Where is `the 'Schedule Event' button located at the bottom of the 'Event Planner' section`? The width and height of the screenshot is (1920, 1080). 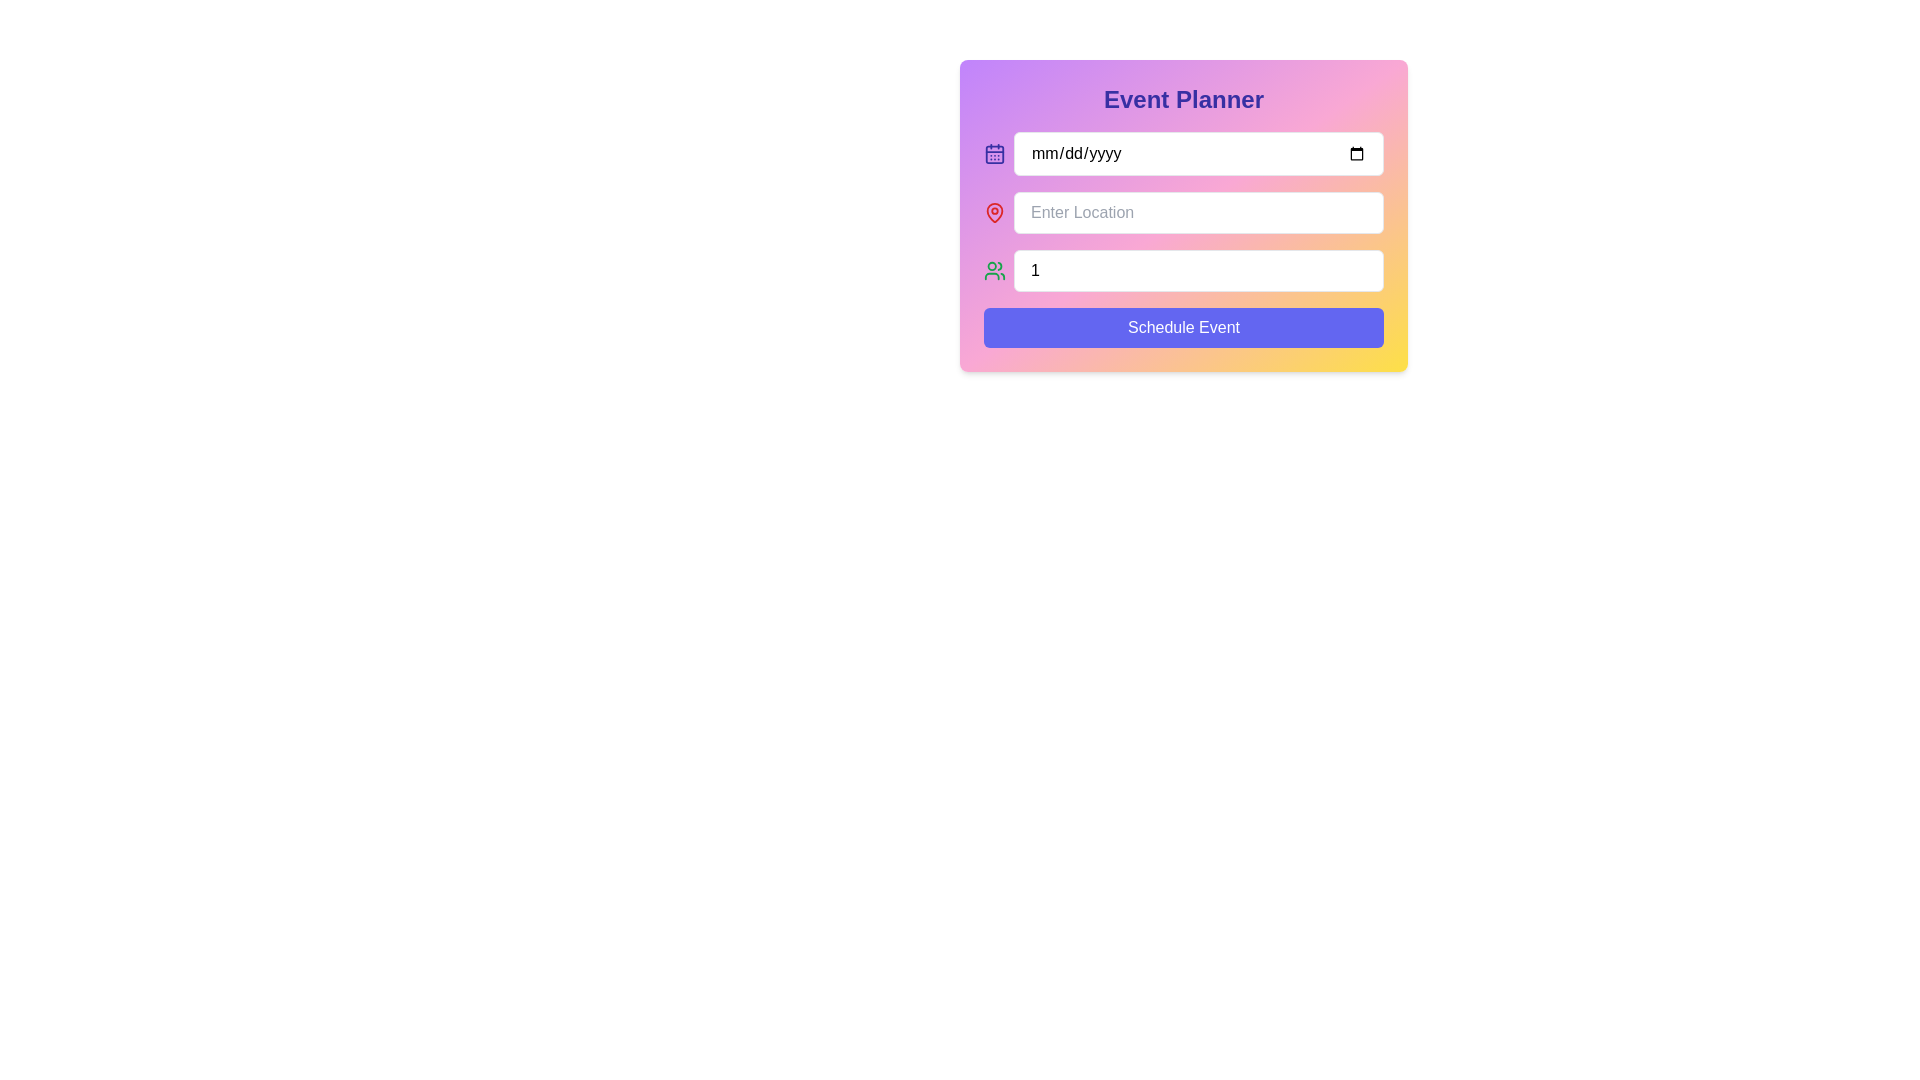 the 'Schedule Event' button located at the bottom of the 'Event Planner' section is located at coordinates (1184, 326).